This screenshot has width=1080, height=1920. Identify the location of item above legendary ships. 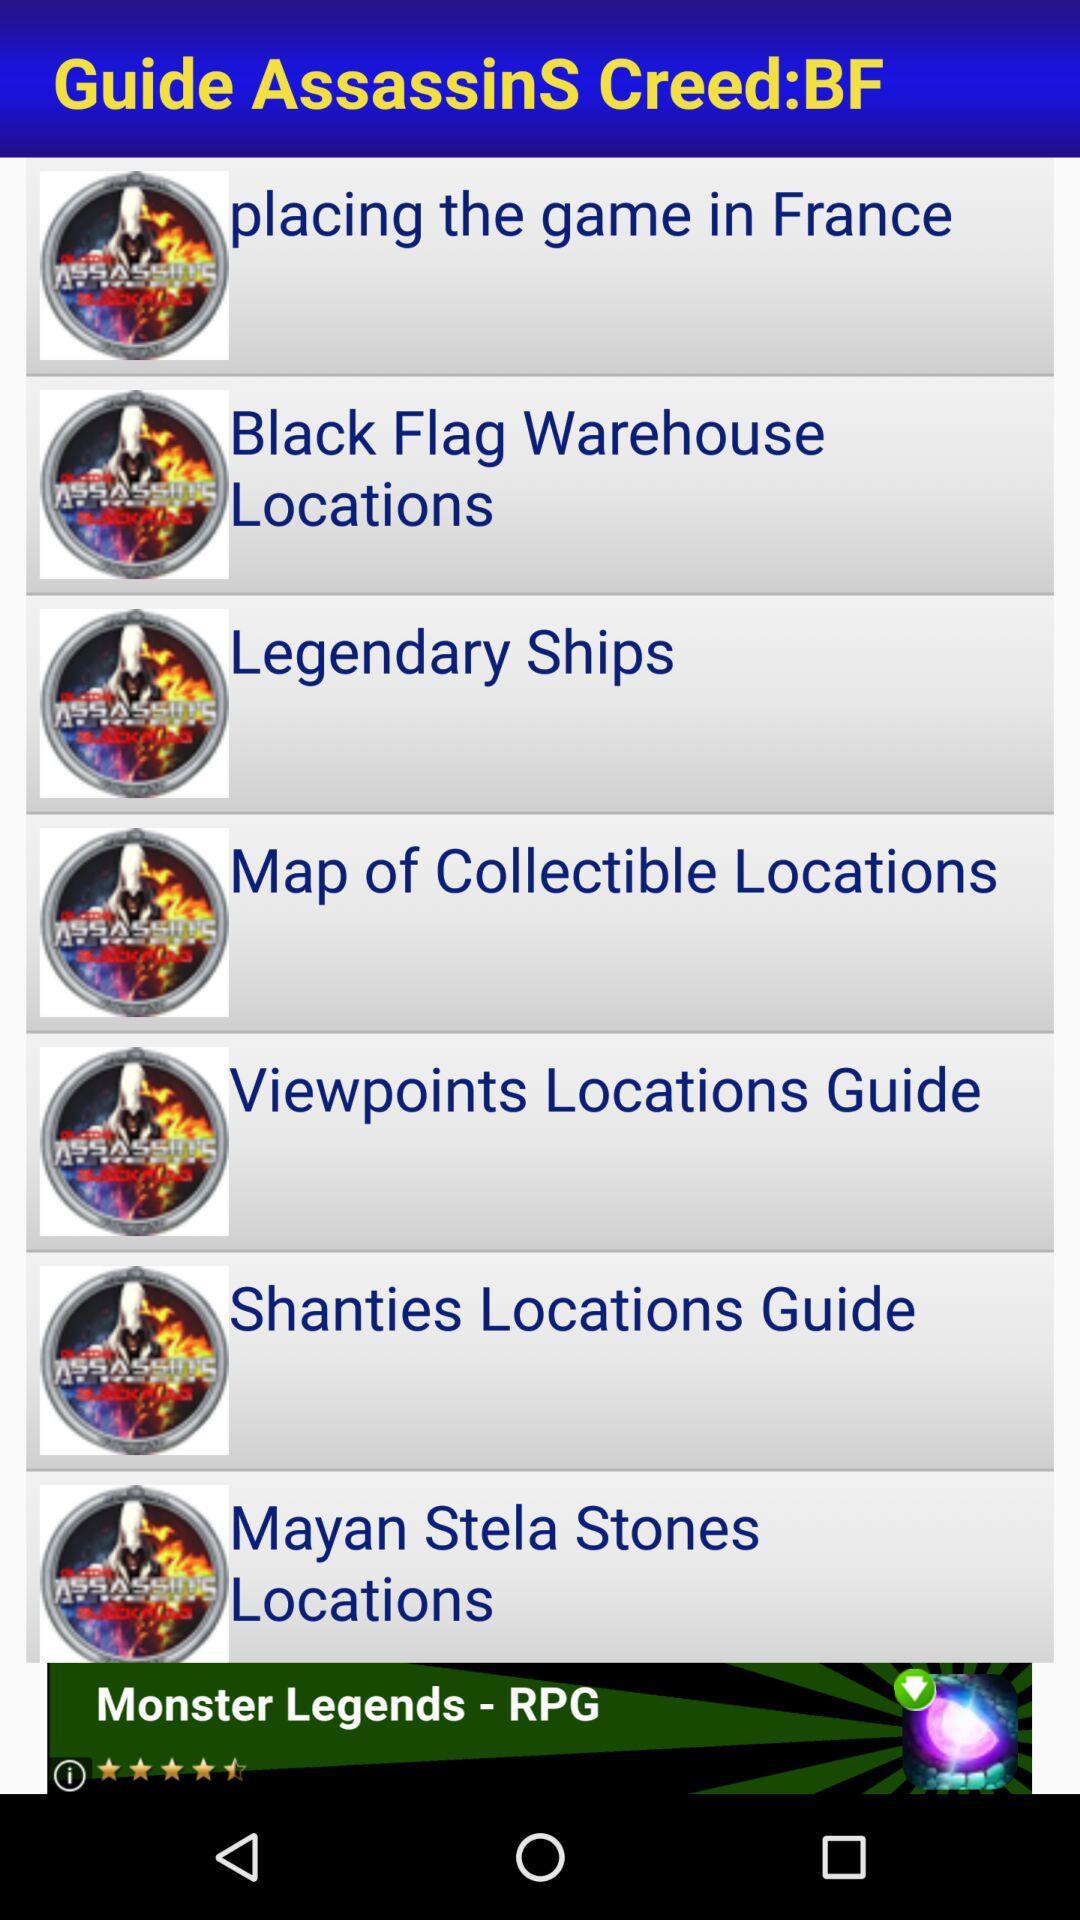
(540, 484).